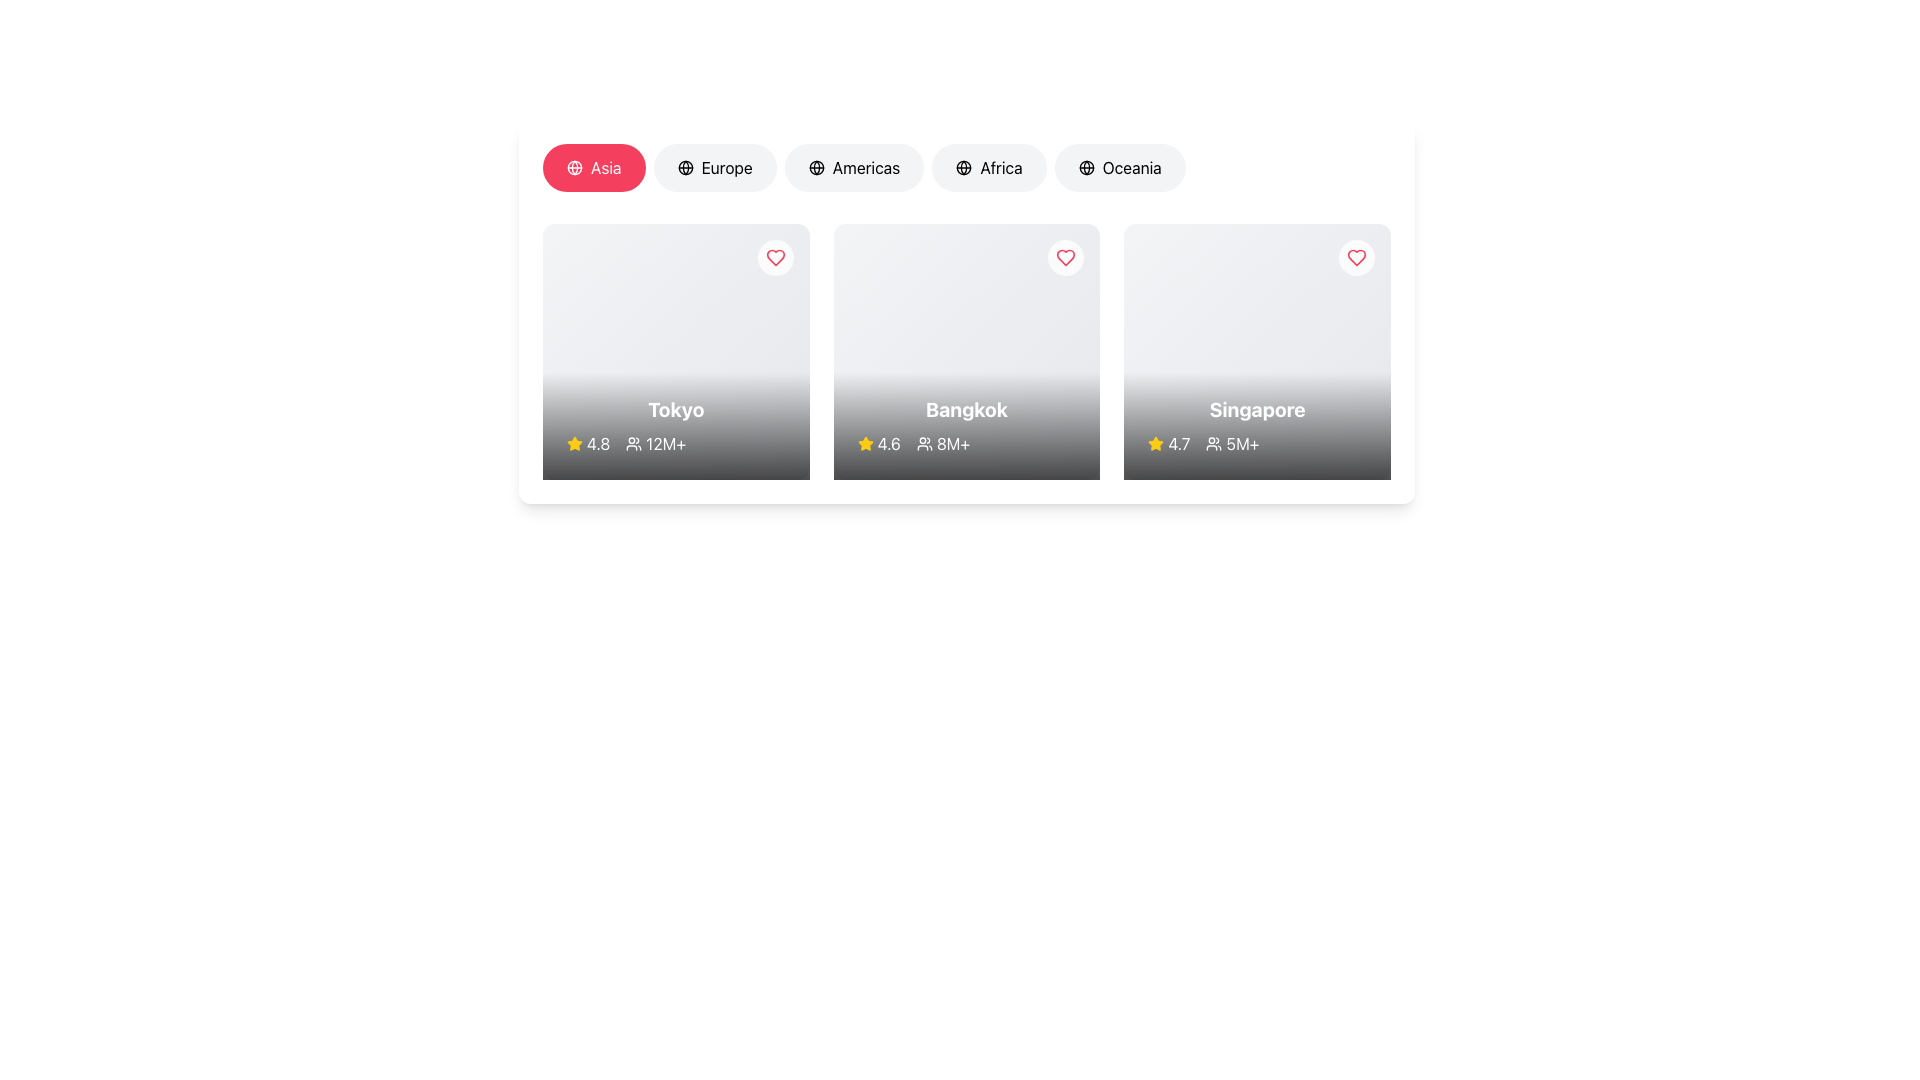 The width and height of the screenshot is (1920, 1080). I want to click on the Text Label with Icon that displays the user count statistic for the third card from the left in the row, positioned to the right of the user icon, so click(1232, 442).